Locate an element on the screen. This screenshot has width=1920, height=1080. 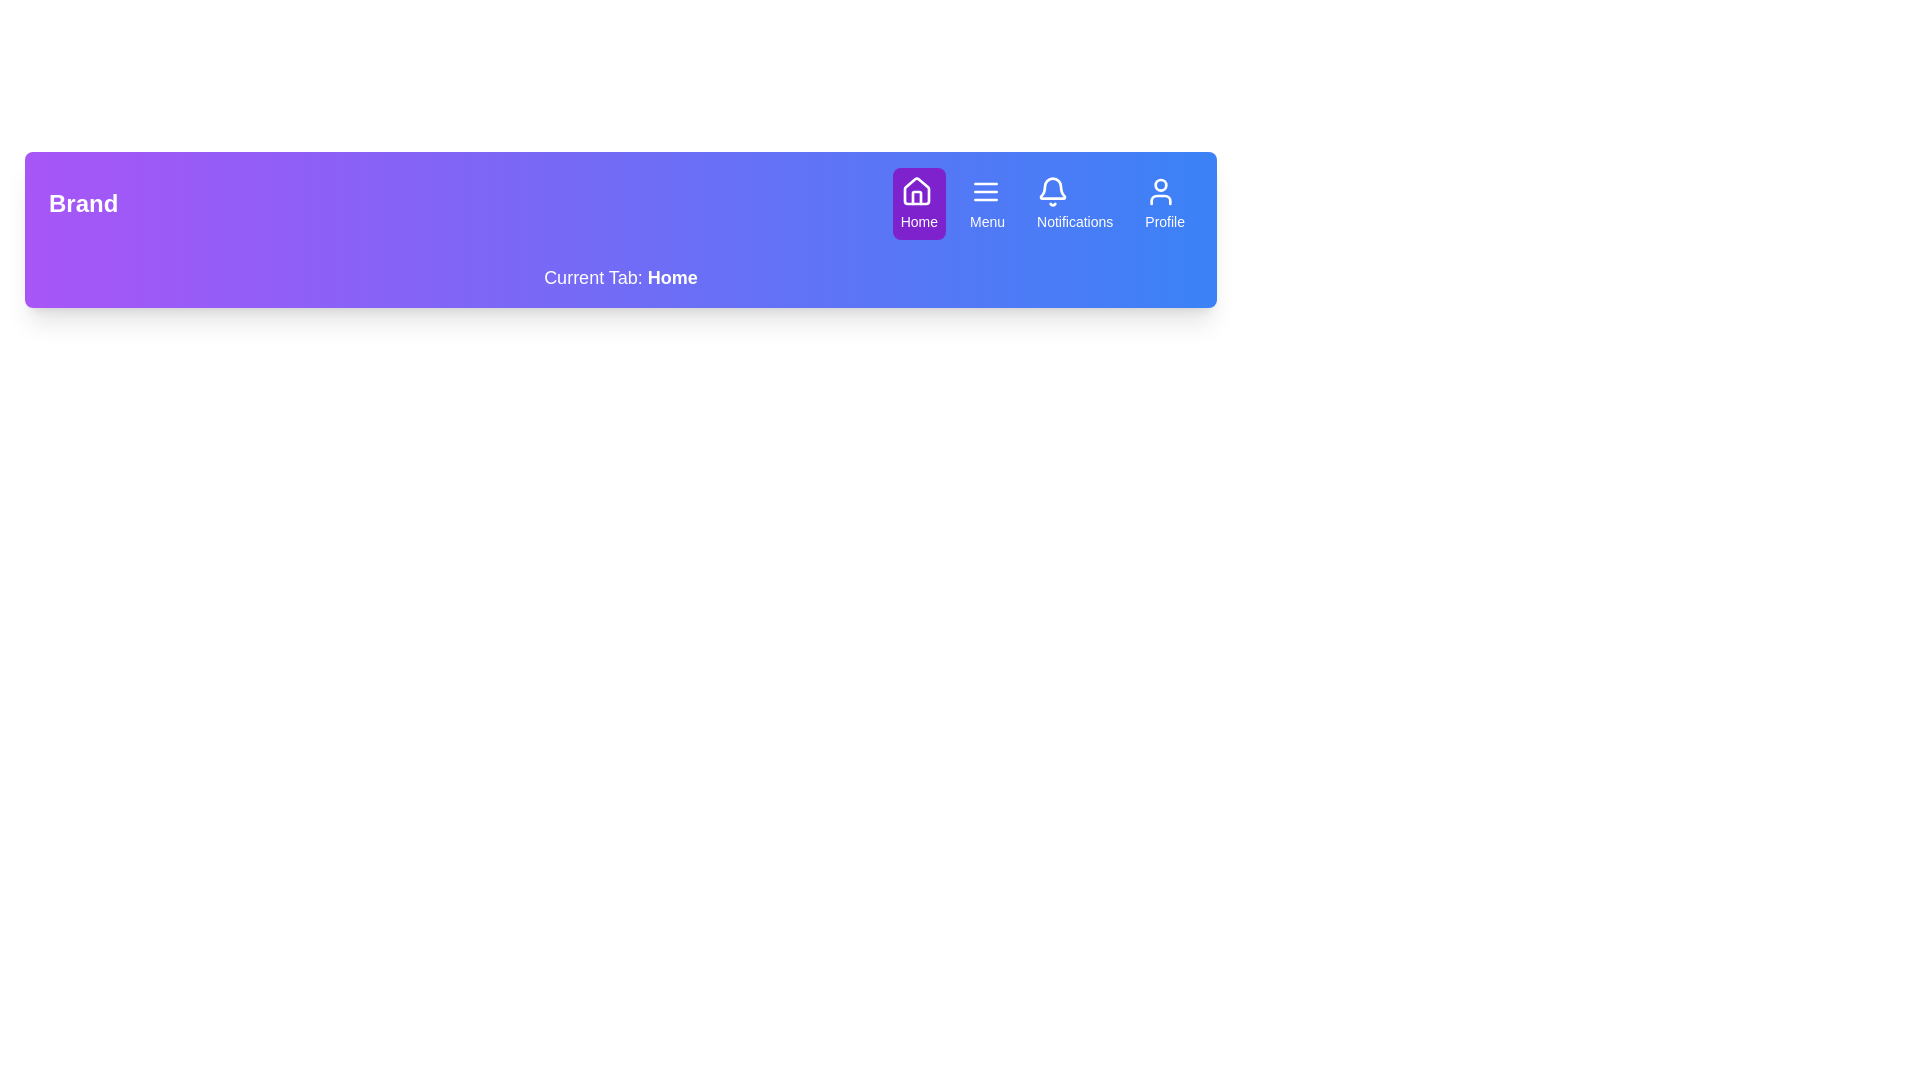
the bell-shaped icon within the 'Notifications' button in the navigation menu is located at coordinates (1052, 192).